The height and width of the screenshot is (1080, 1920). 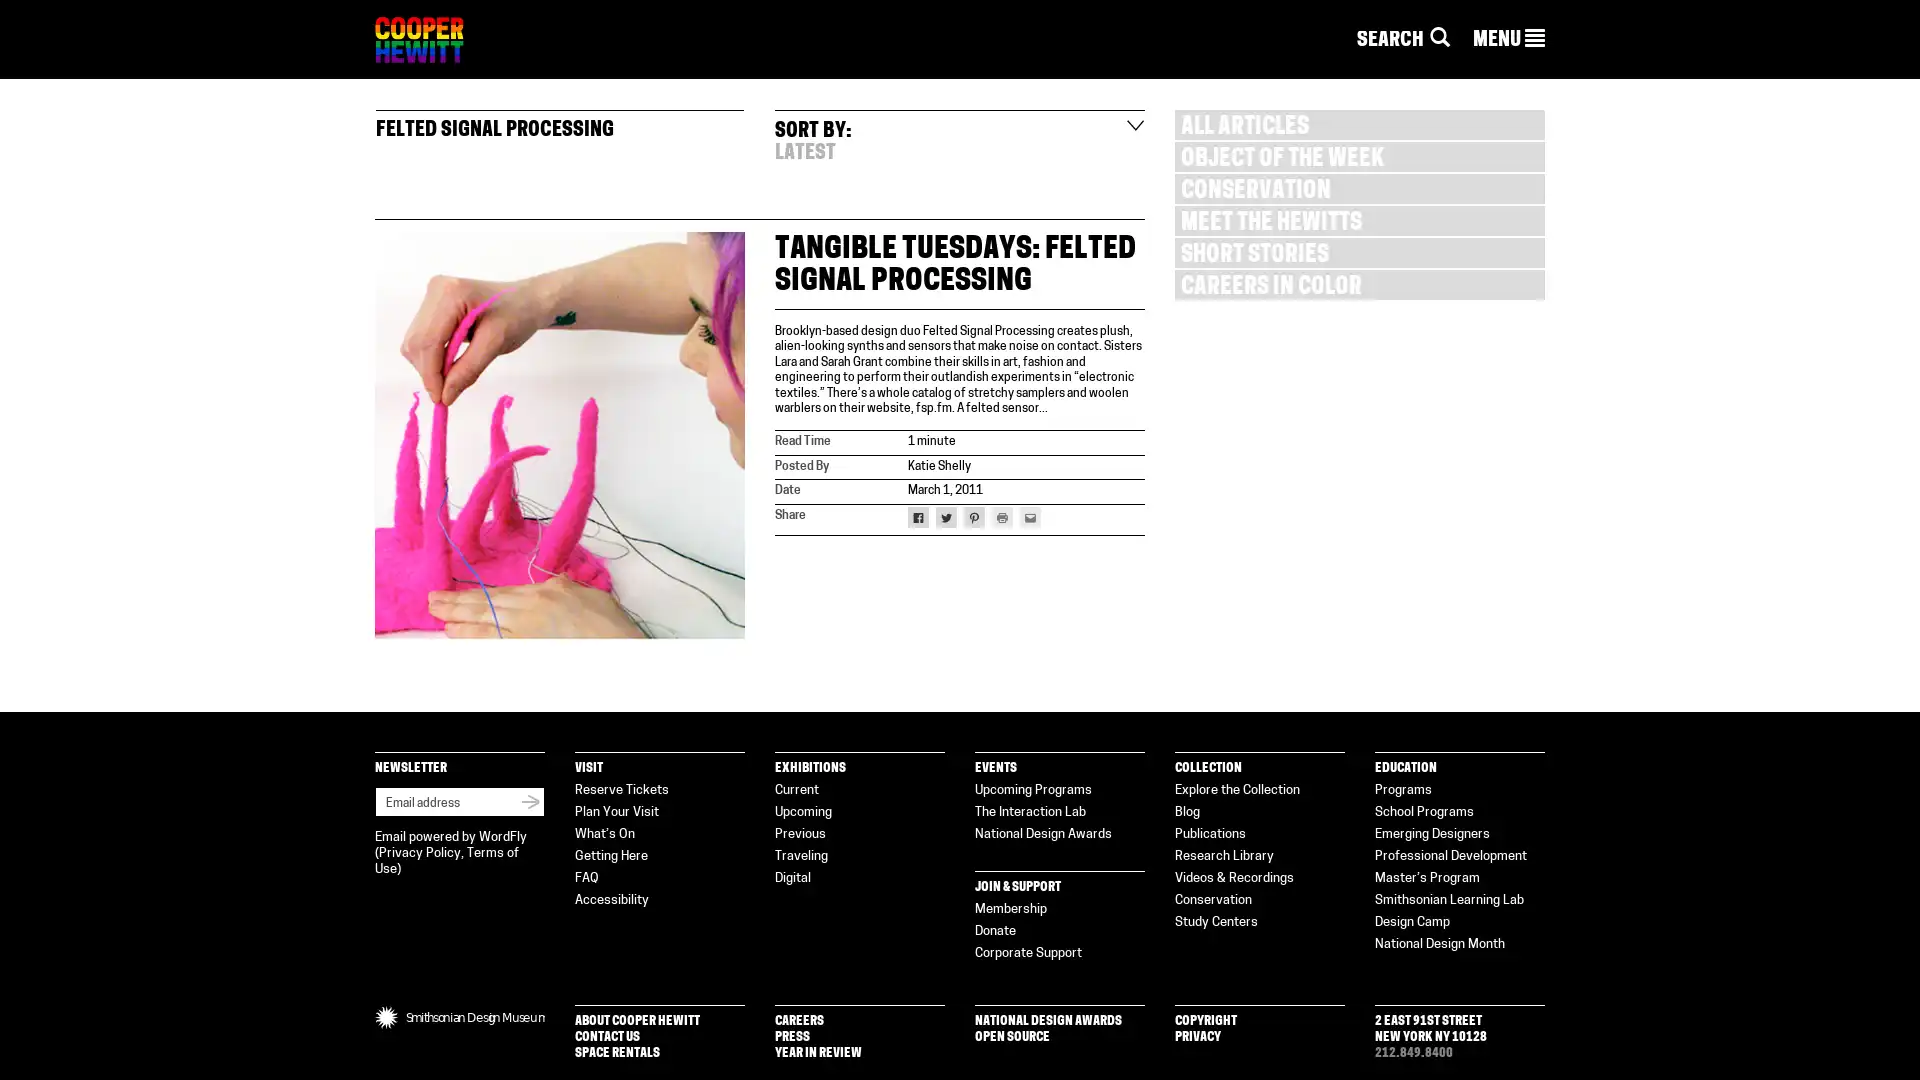 What do you see at coordinates (805, 153) in the screenshot?
I see `LATEST` at bounding box center [805, 153].